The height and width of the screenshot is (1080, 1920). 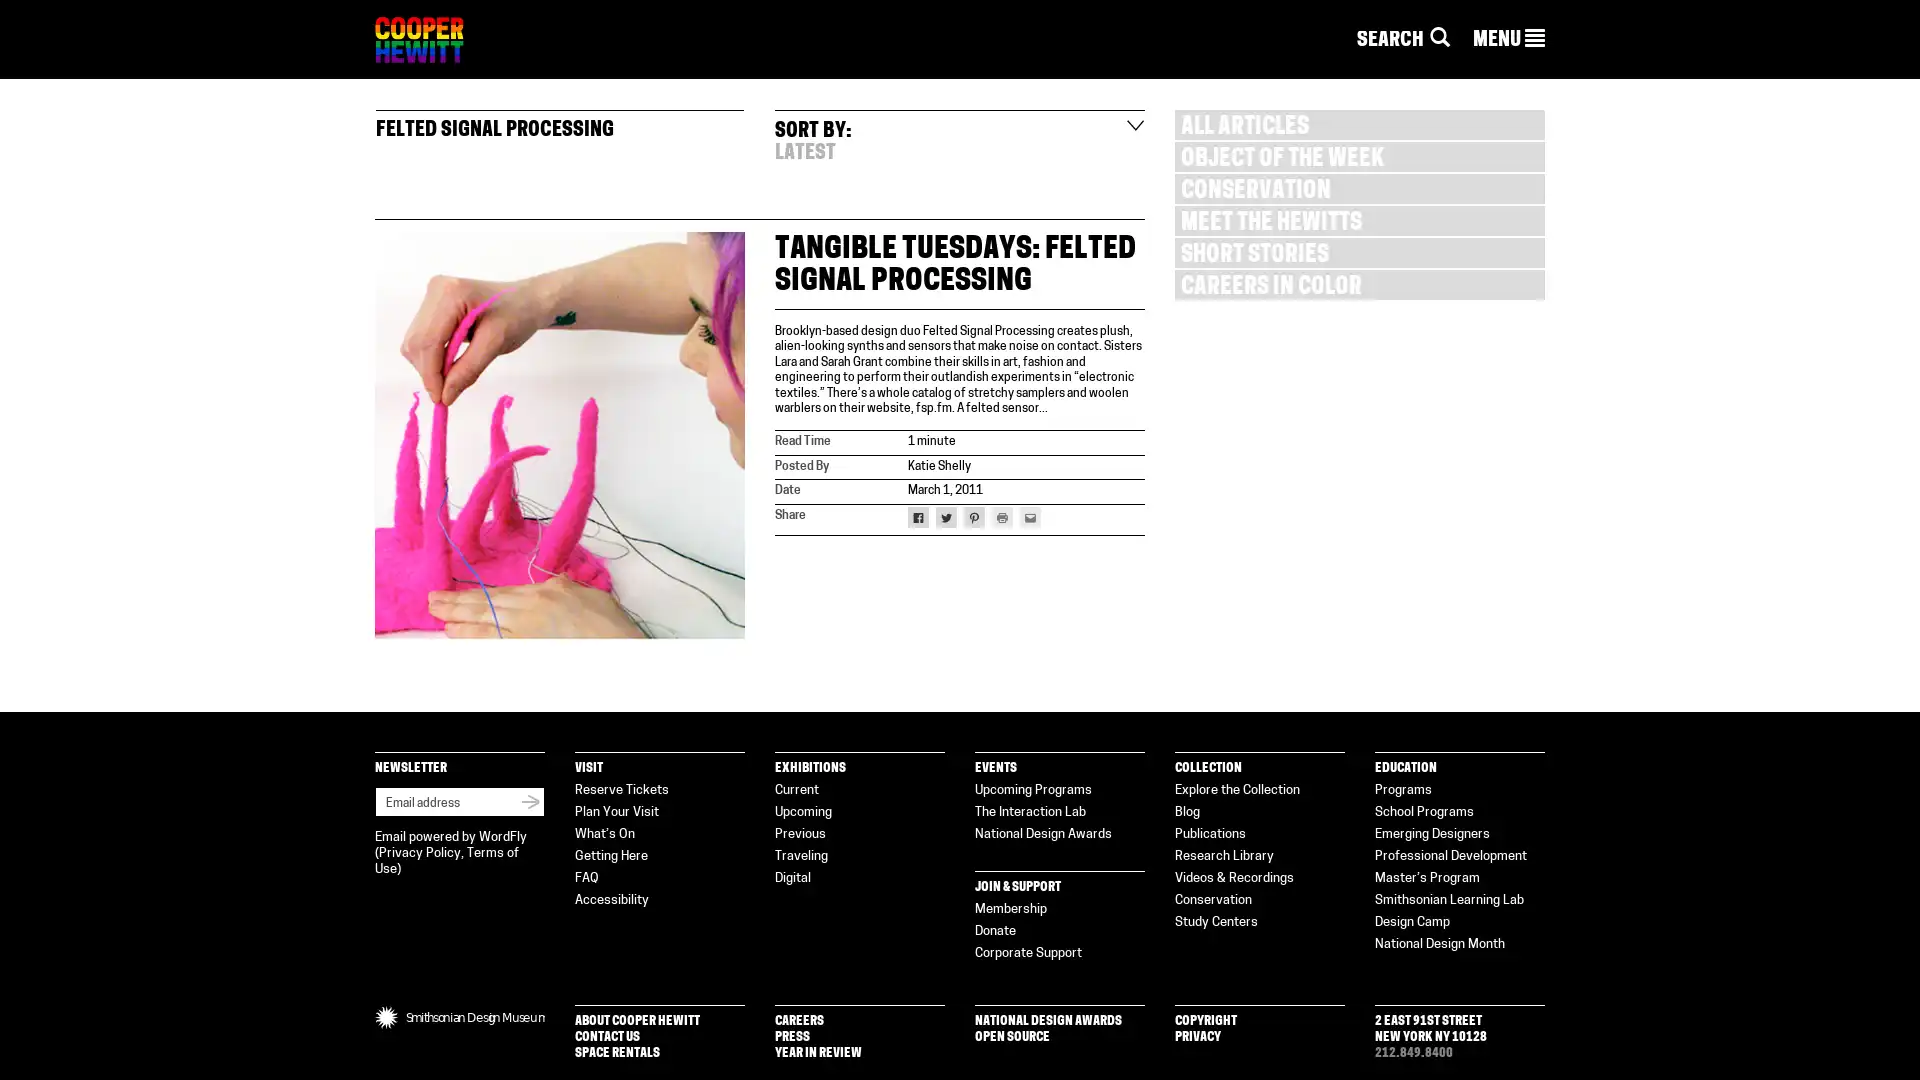 What do you see at coordinates (805, 153) in the screenshot?
I see `LATEST` at bounding box center [805, 153].